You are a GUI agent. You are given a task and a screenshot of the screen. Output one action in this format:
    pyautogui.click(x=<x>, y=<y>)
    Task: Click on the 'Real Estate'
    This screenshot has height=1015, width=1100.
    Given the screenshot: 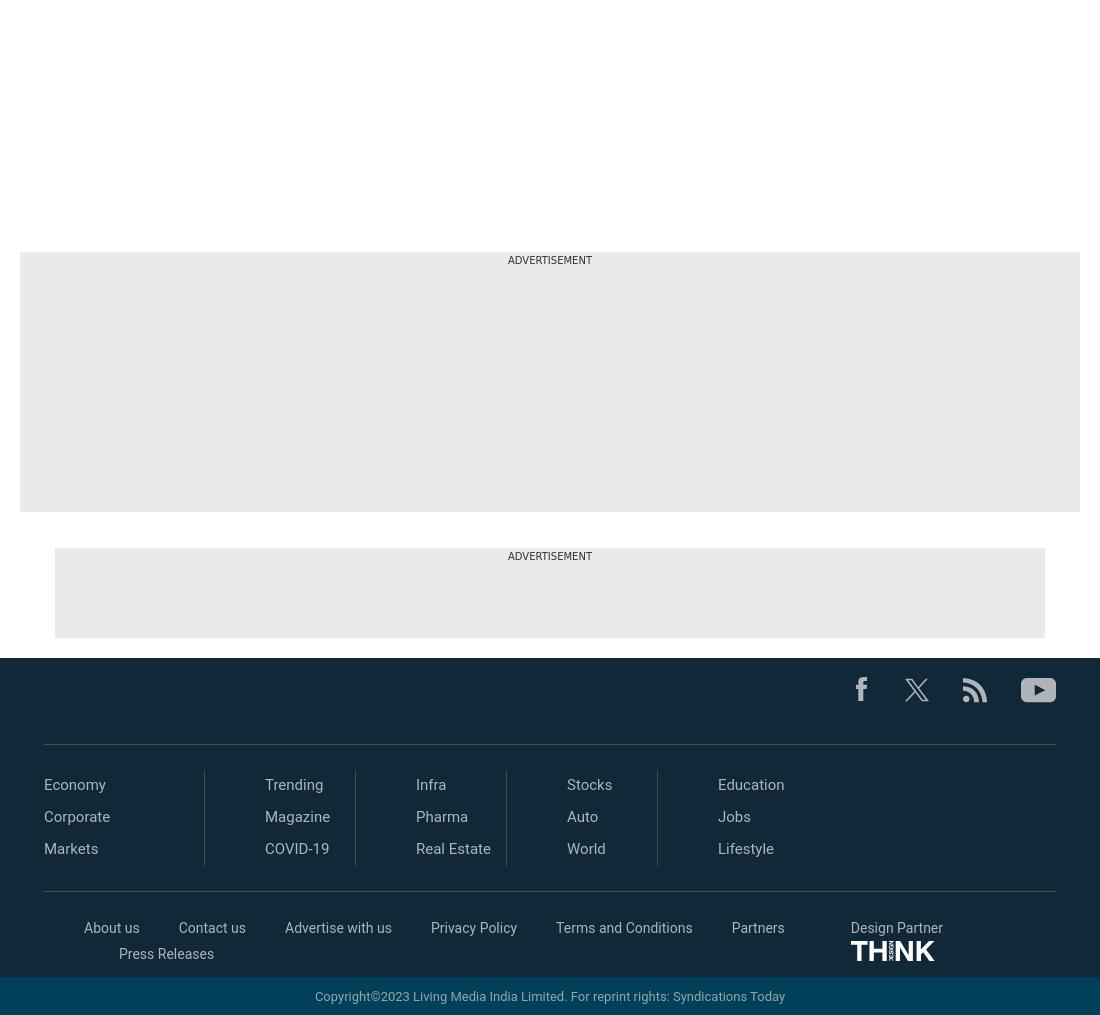 What is the action you would take?
    pyautogui.click(x=451, y=848)
    